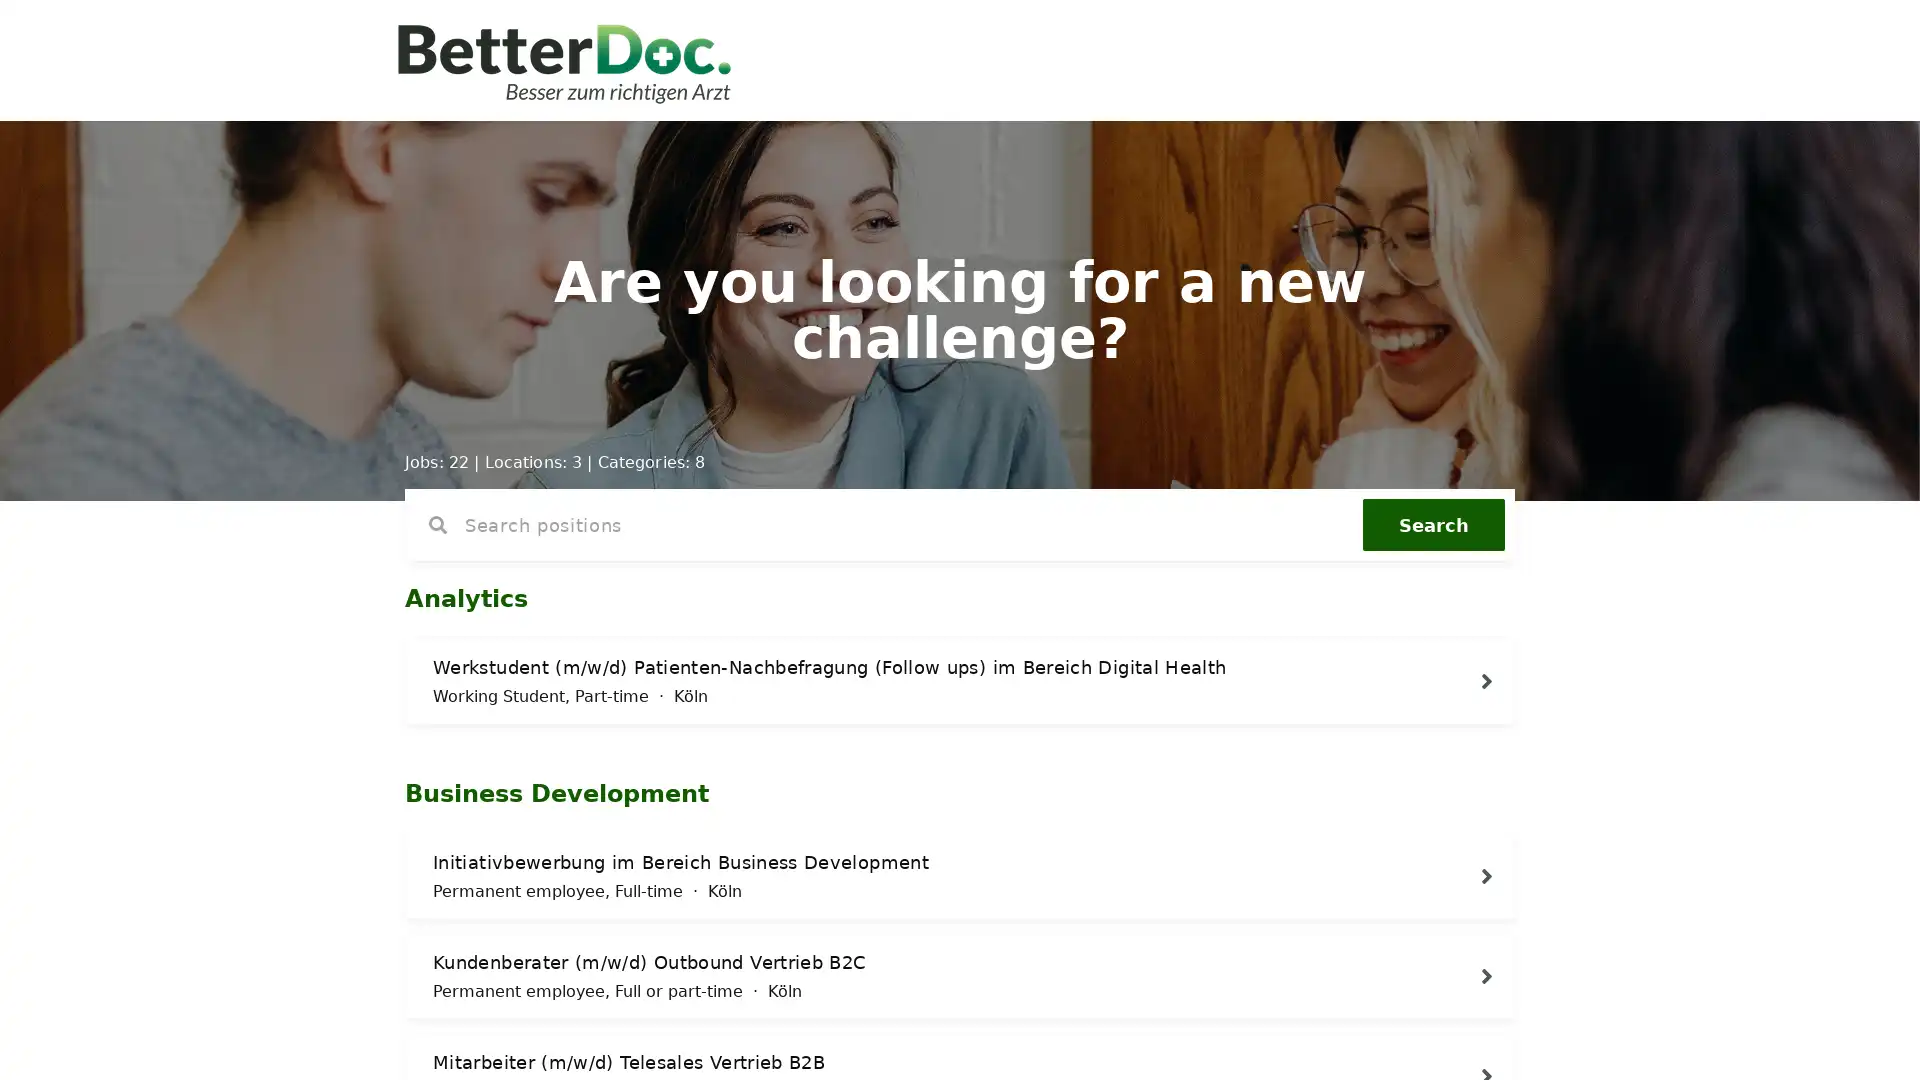  I want to click on Search, so click(1433, 523).